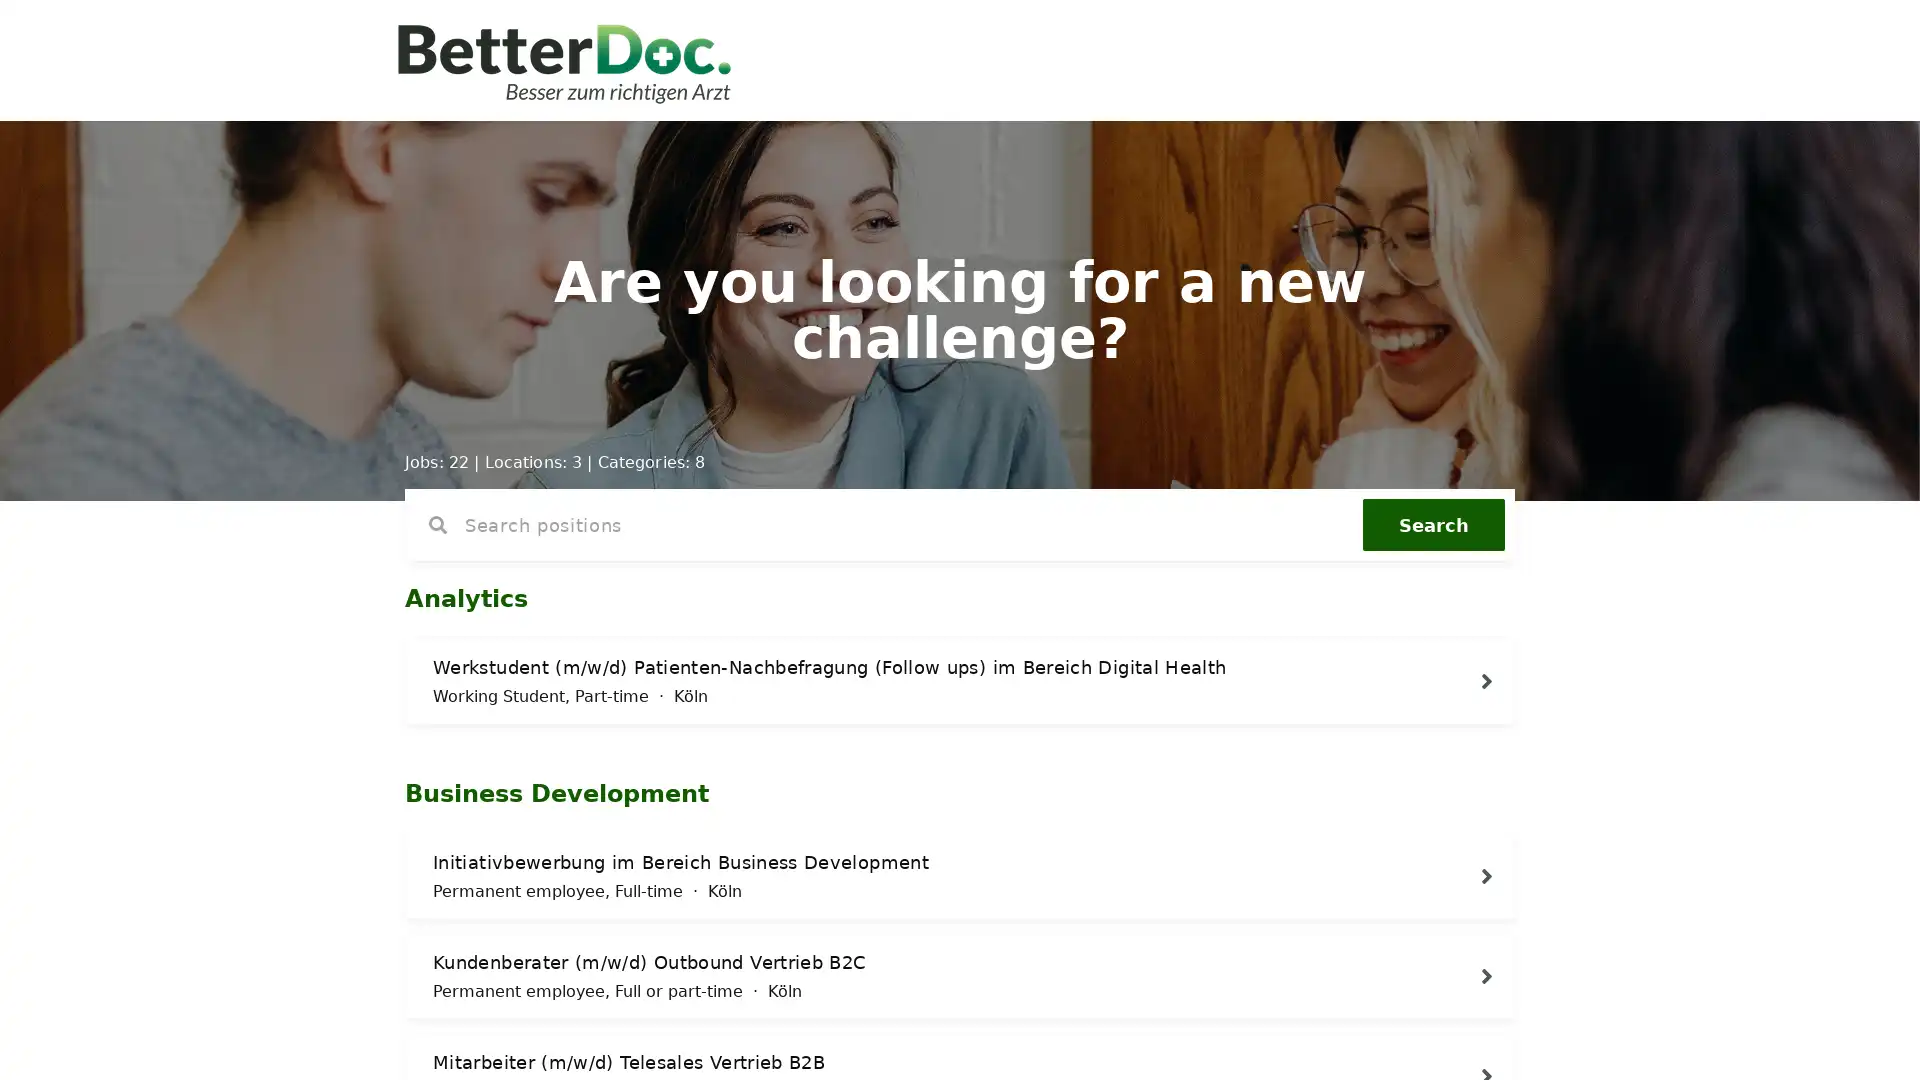  I want to click on Search, so click(1433, 523).